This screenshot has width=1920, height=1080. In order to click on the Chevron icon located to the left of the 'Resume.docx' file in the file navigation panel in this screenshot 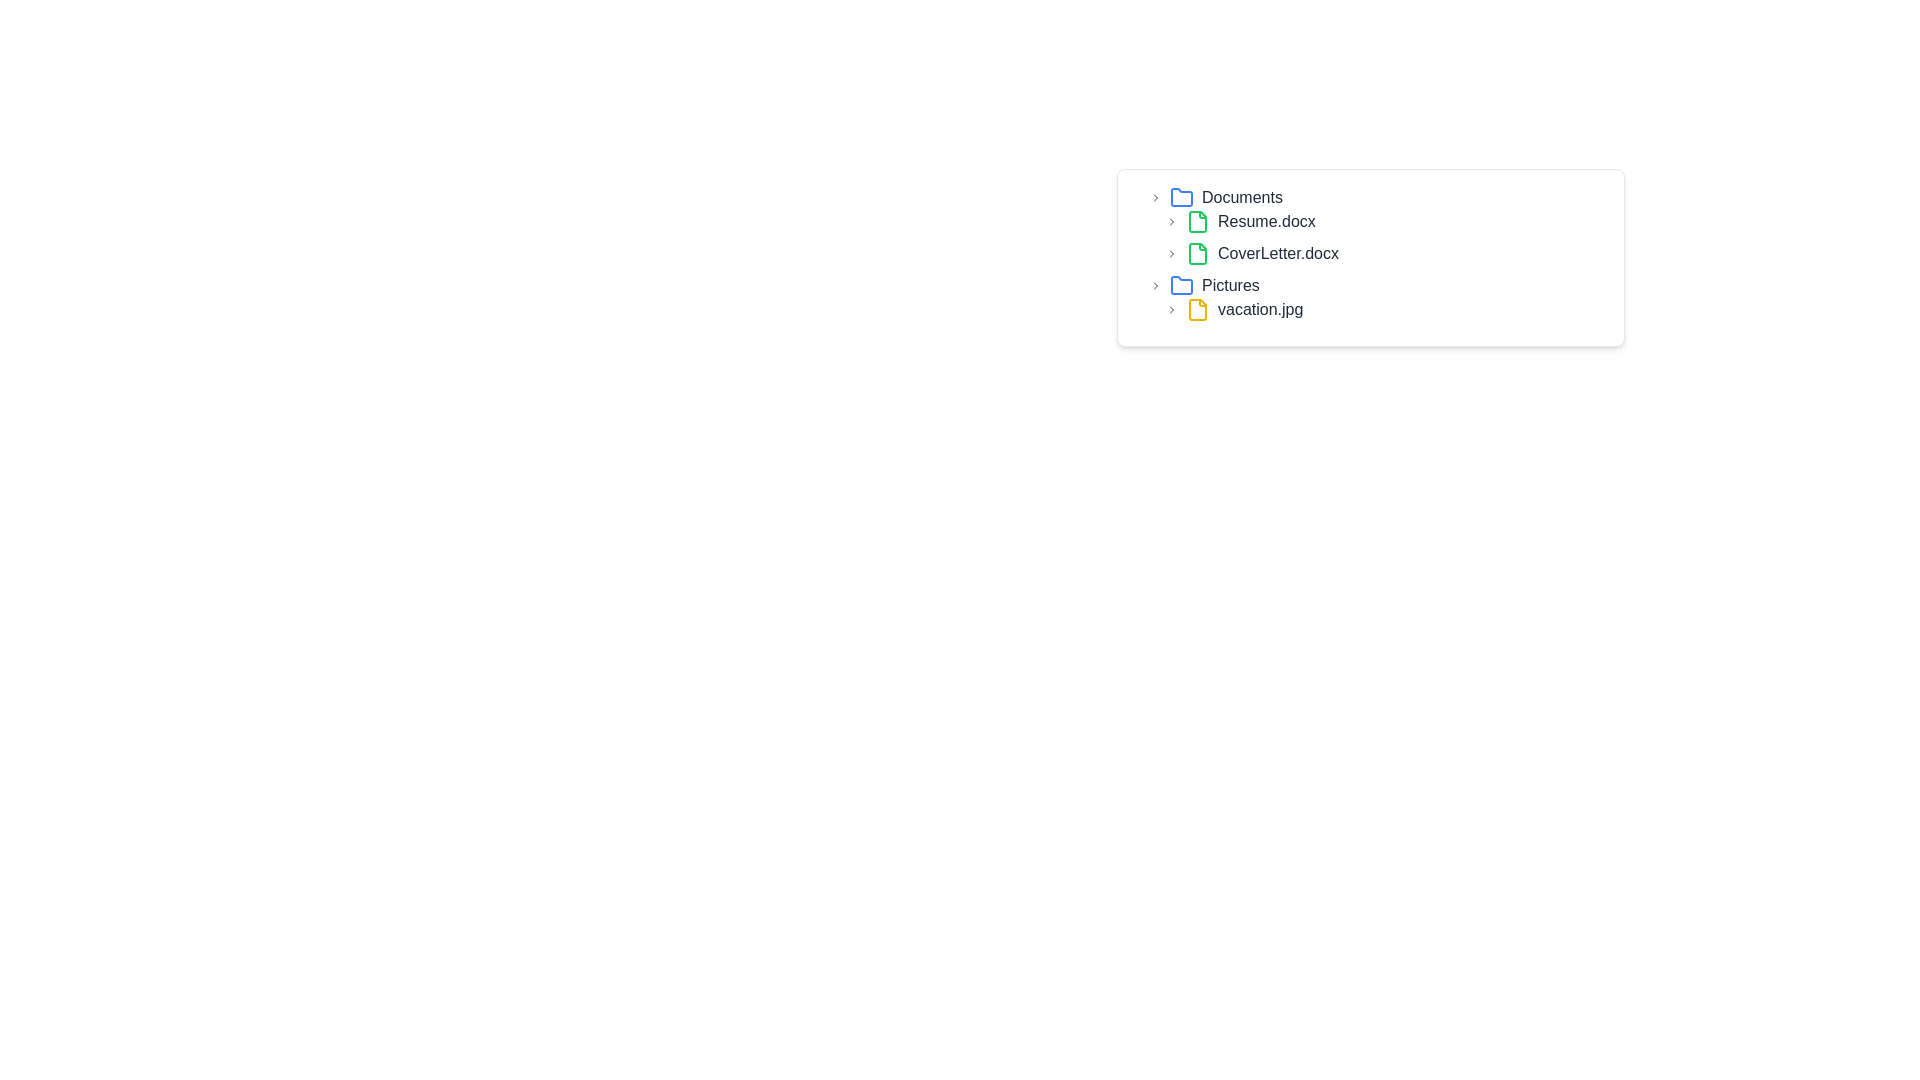, I will do `click(1171, 222)`.